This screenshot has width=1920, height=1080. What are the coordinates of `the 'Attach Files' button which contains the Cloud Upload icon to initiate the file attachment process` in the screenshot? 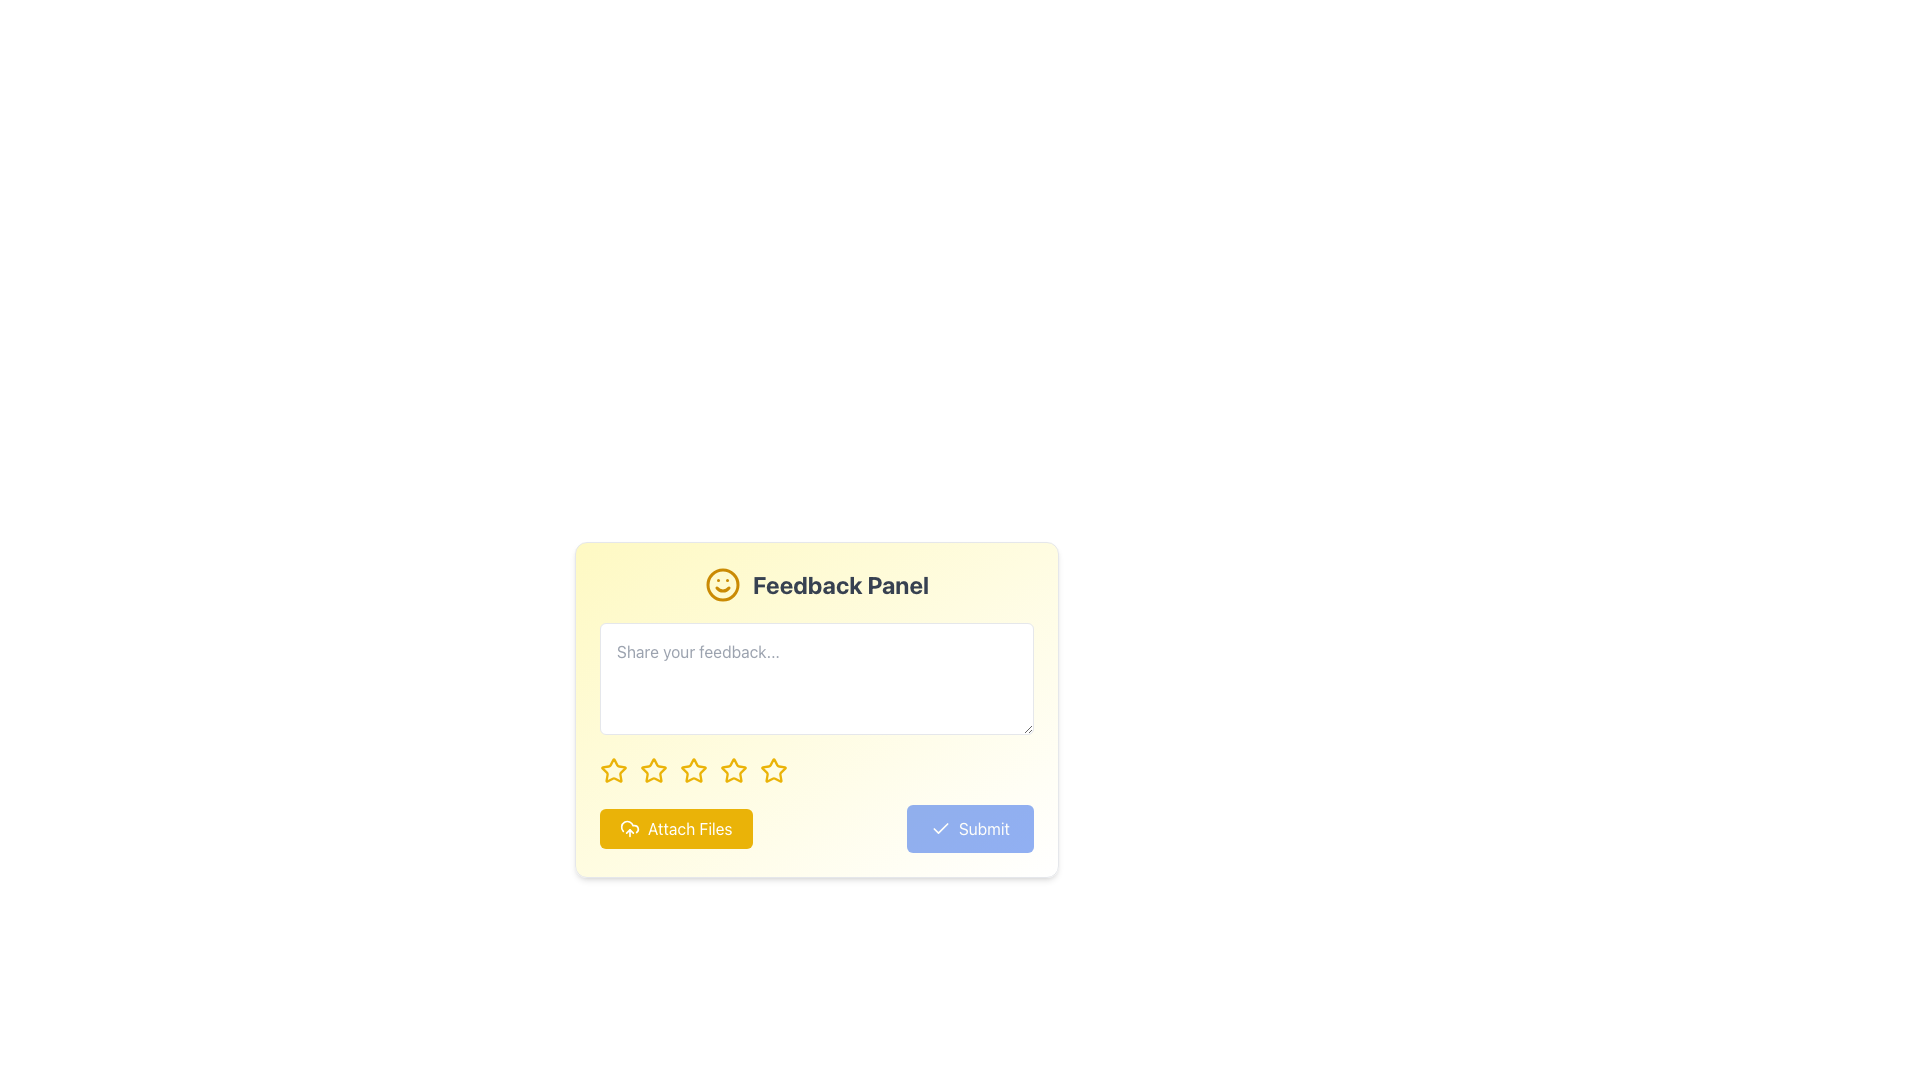 It's located at (628, 829).